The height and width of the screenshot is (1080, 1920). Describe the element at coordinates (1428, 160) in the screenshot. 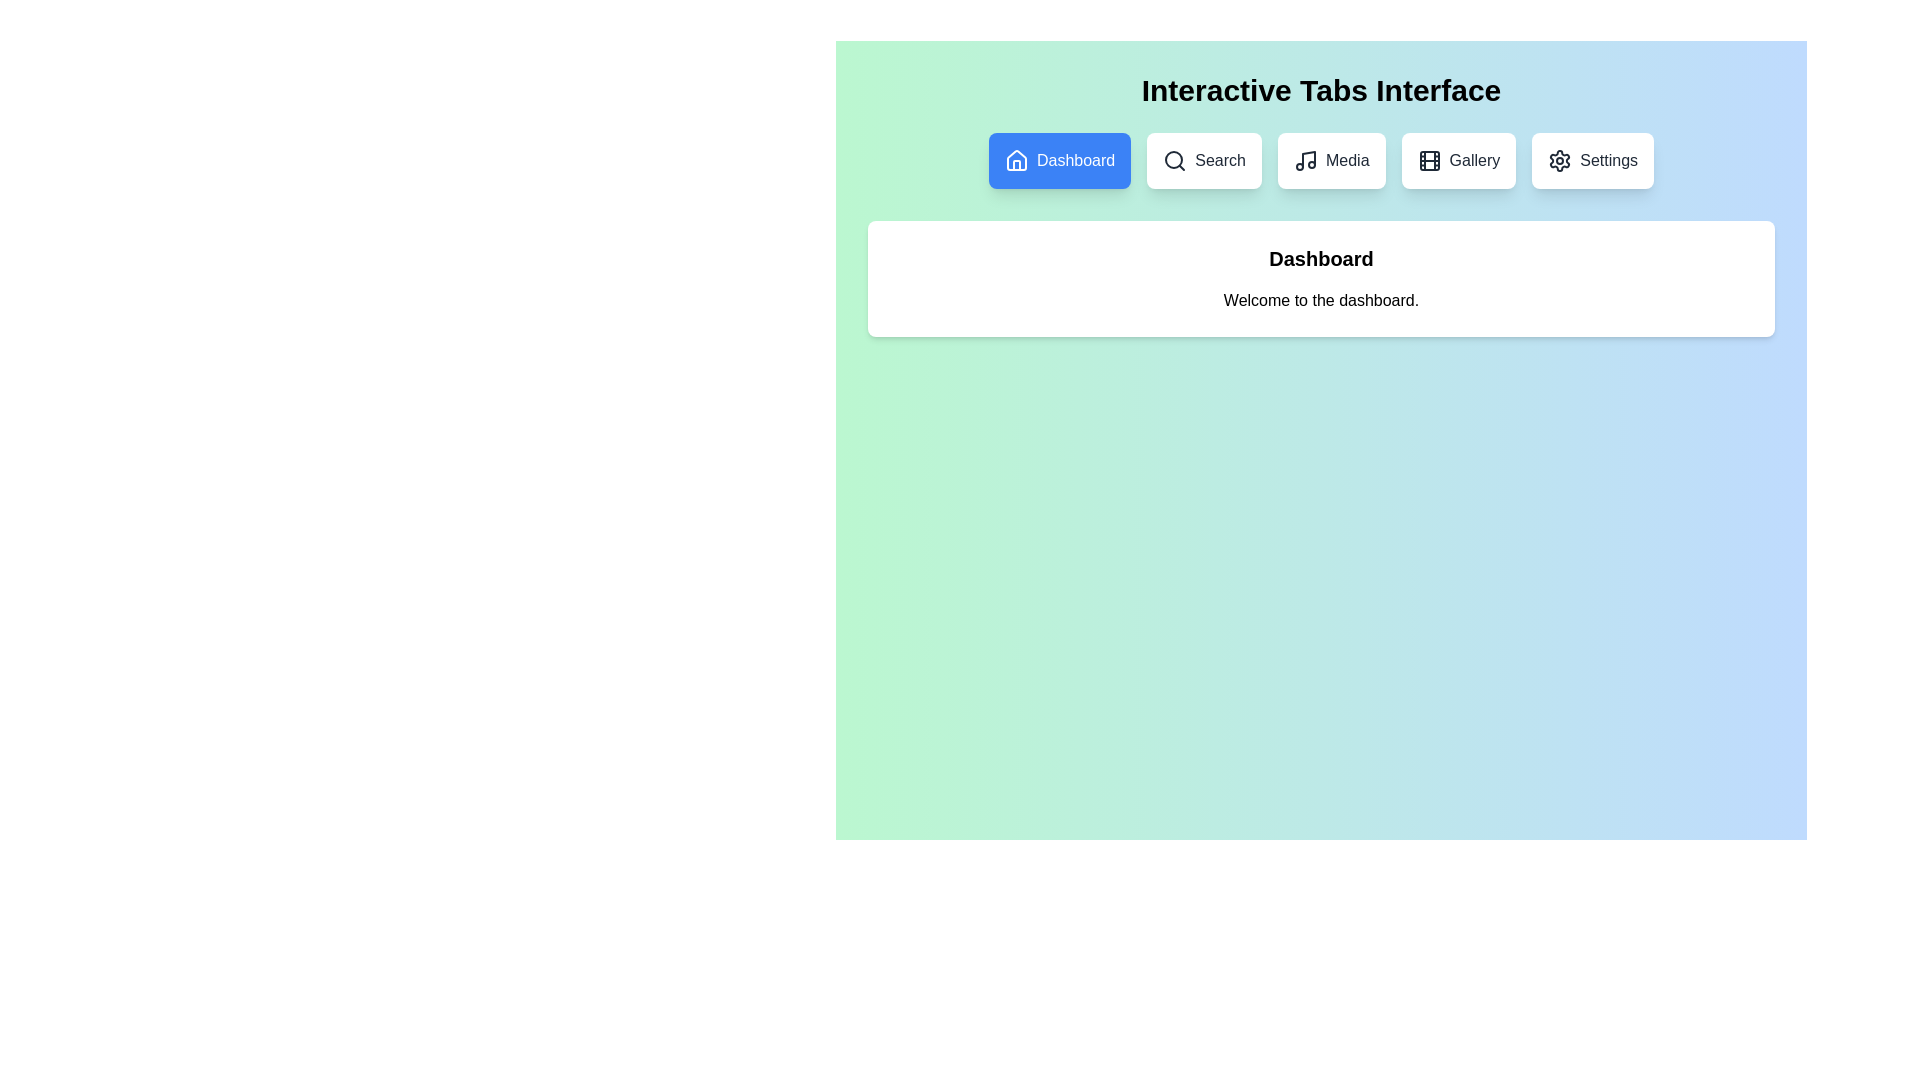

I see `the Gallery icon button that allows users` at that location.